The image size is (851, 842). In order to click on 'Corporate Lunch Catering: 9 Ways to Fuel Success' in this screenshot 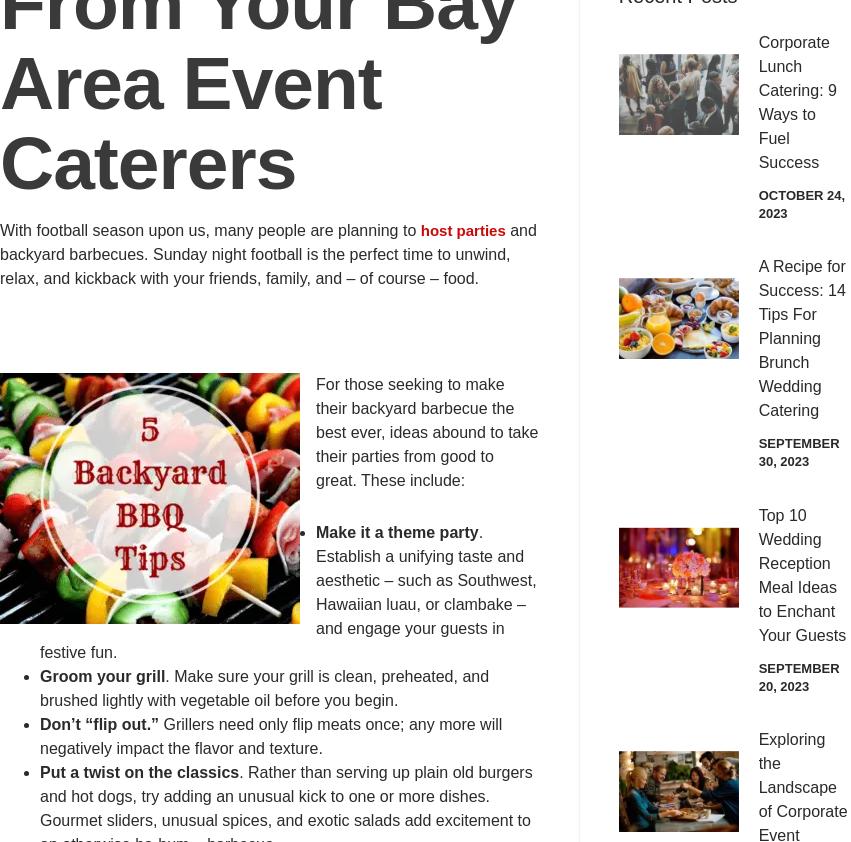, I will do `click(757, 101)`.